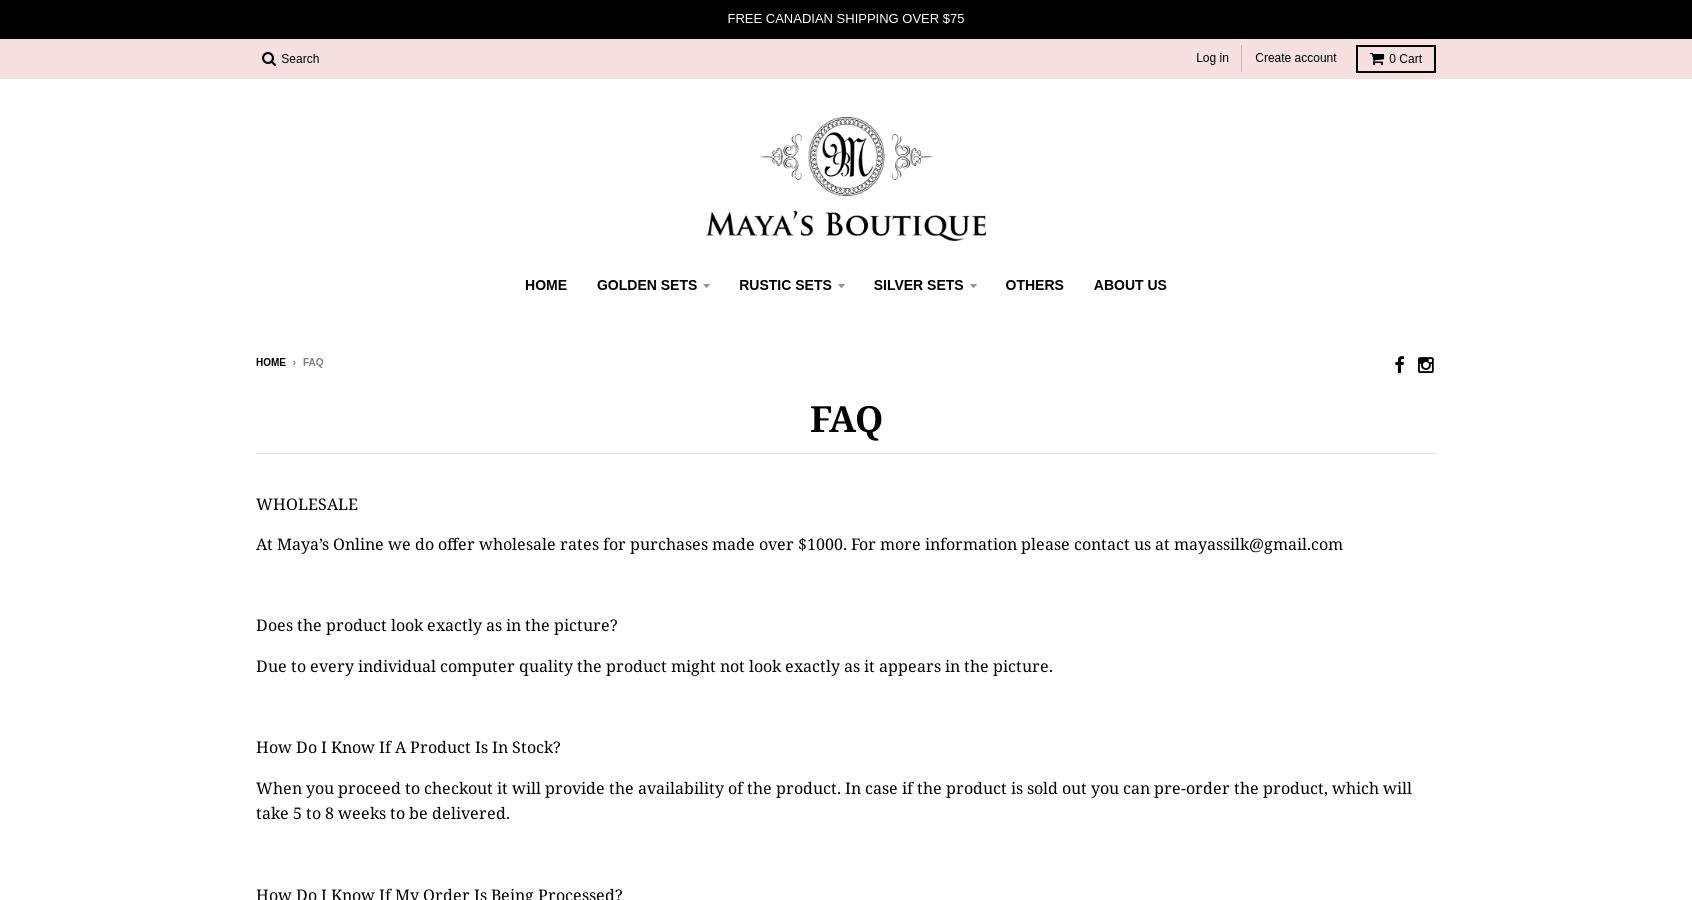 This screenshot has width=1692, height=900. Describe the element at coordinates (1294, 56) in the screenshot. I see `'Create account'` at that location.